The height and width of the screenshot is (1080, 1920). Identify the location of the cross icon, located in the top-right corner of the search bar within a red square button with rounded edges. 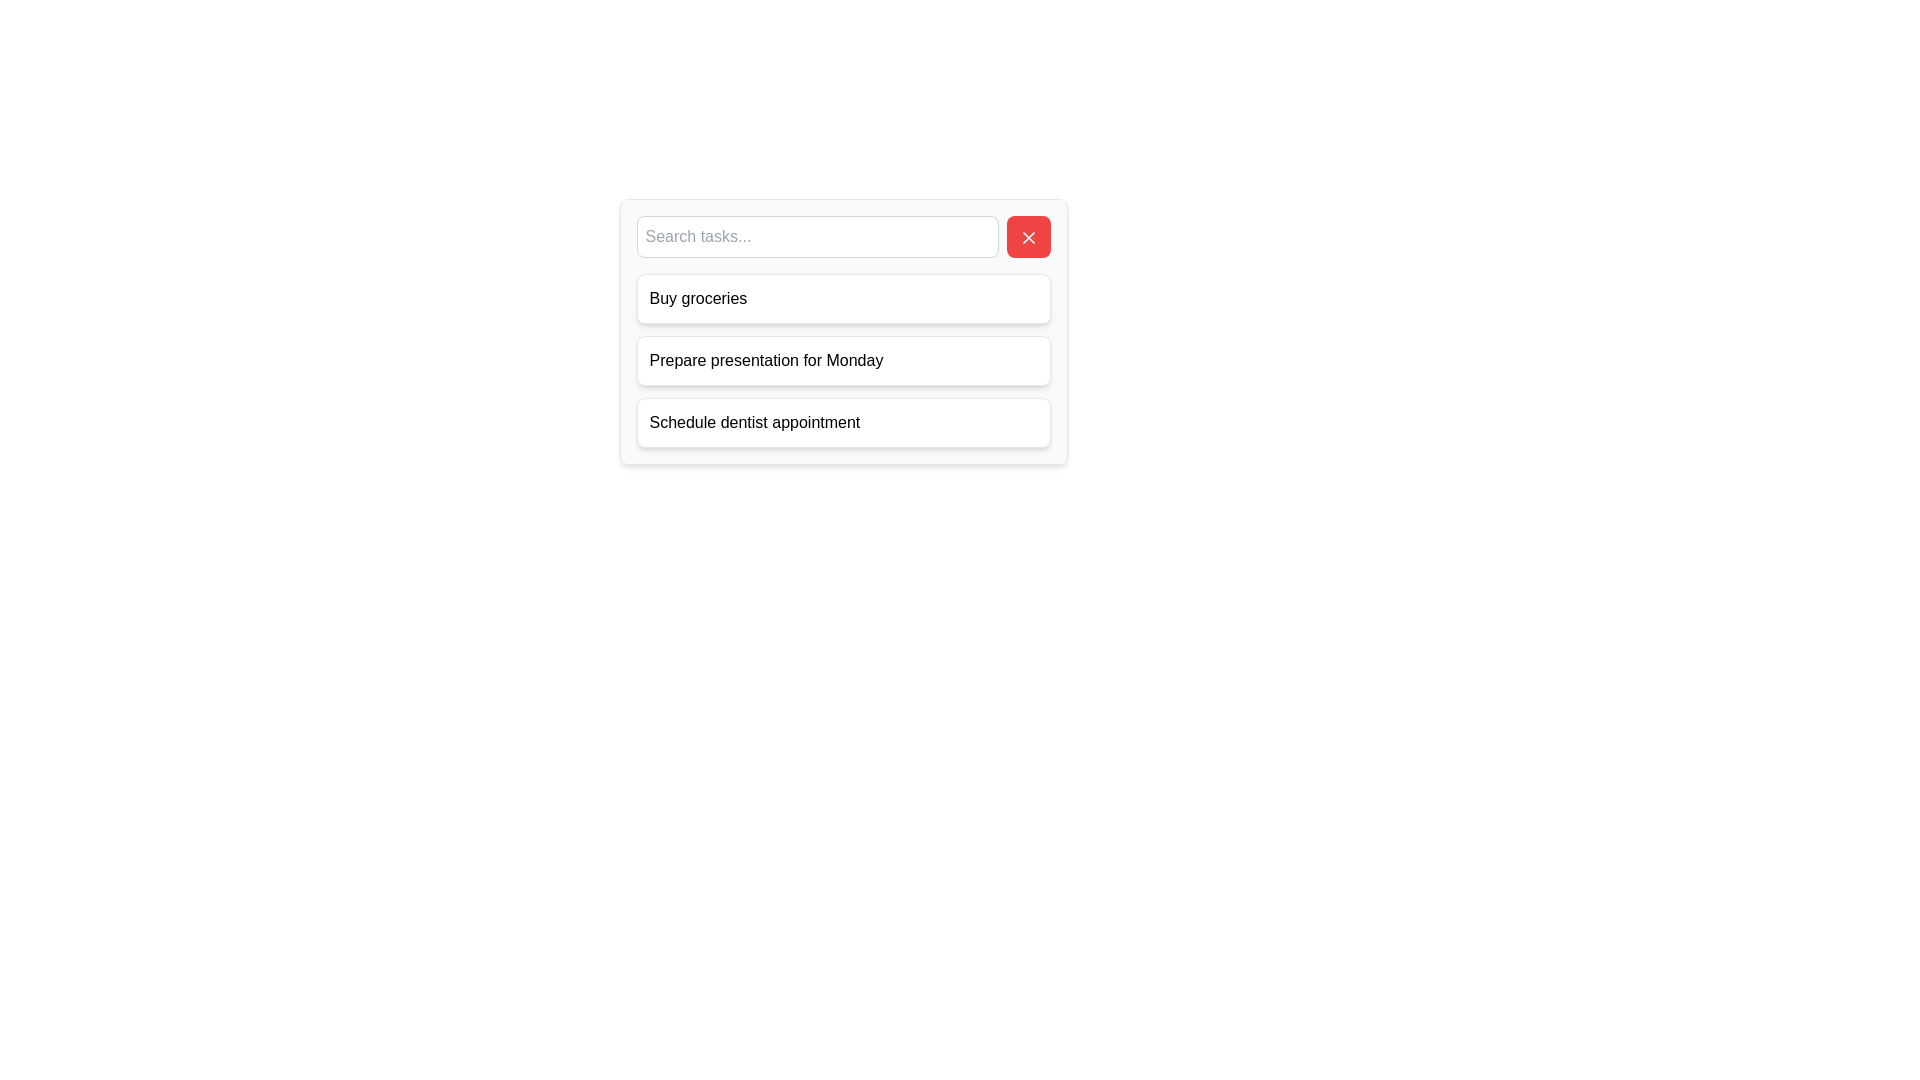
(1028, 236).